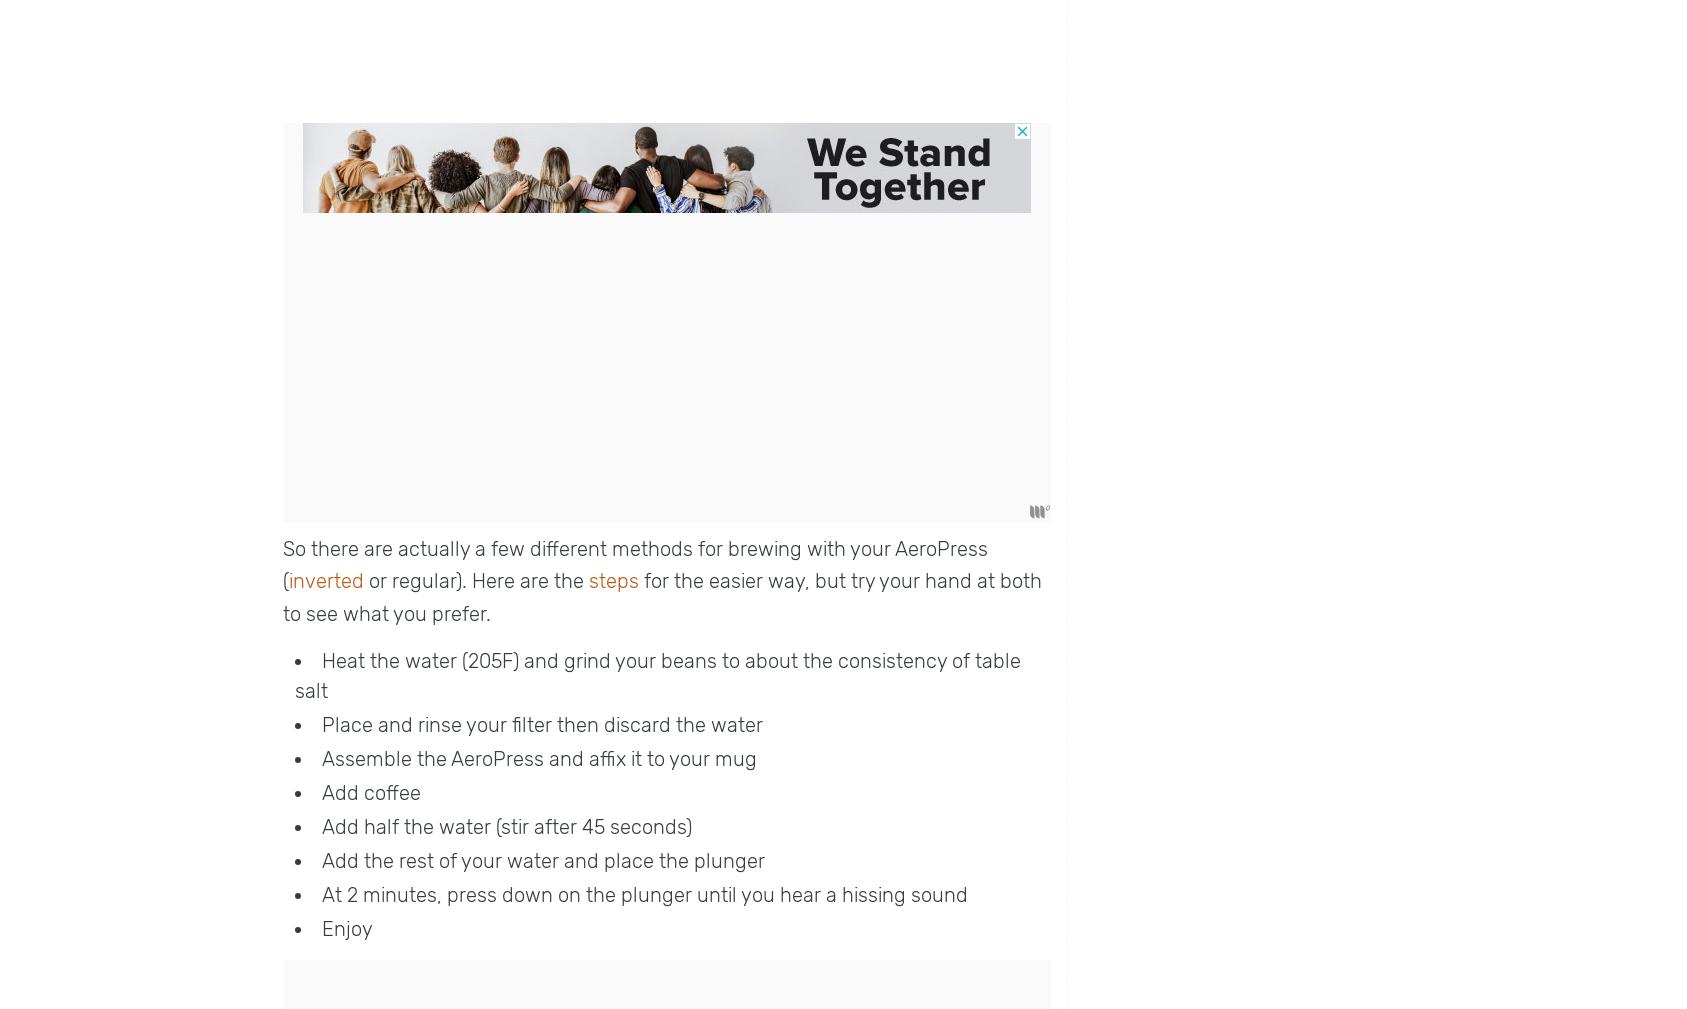 Image resolution: width=1687 pixels, height=1009 pixels. I want to click on 'Place and rinse your filter then discard the water', so click(541, 724).